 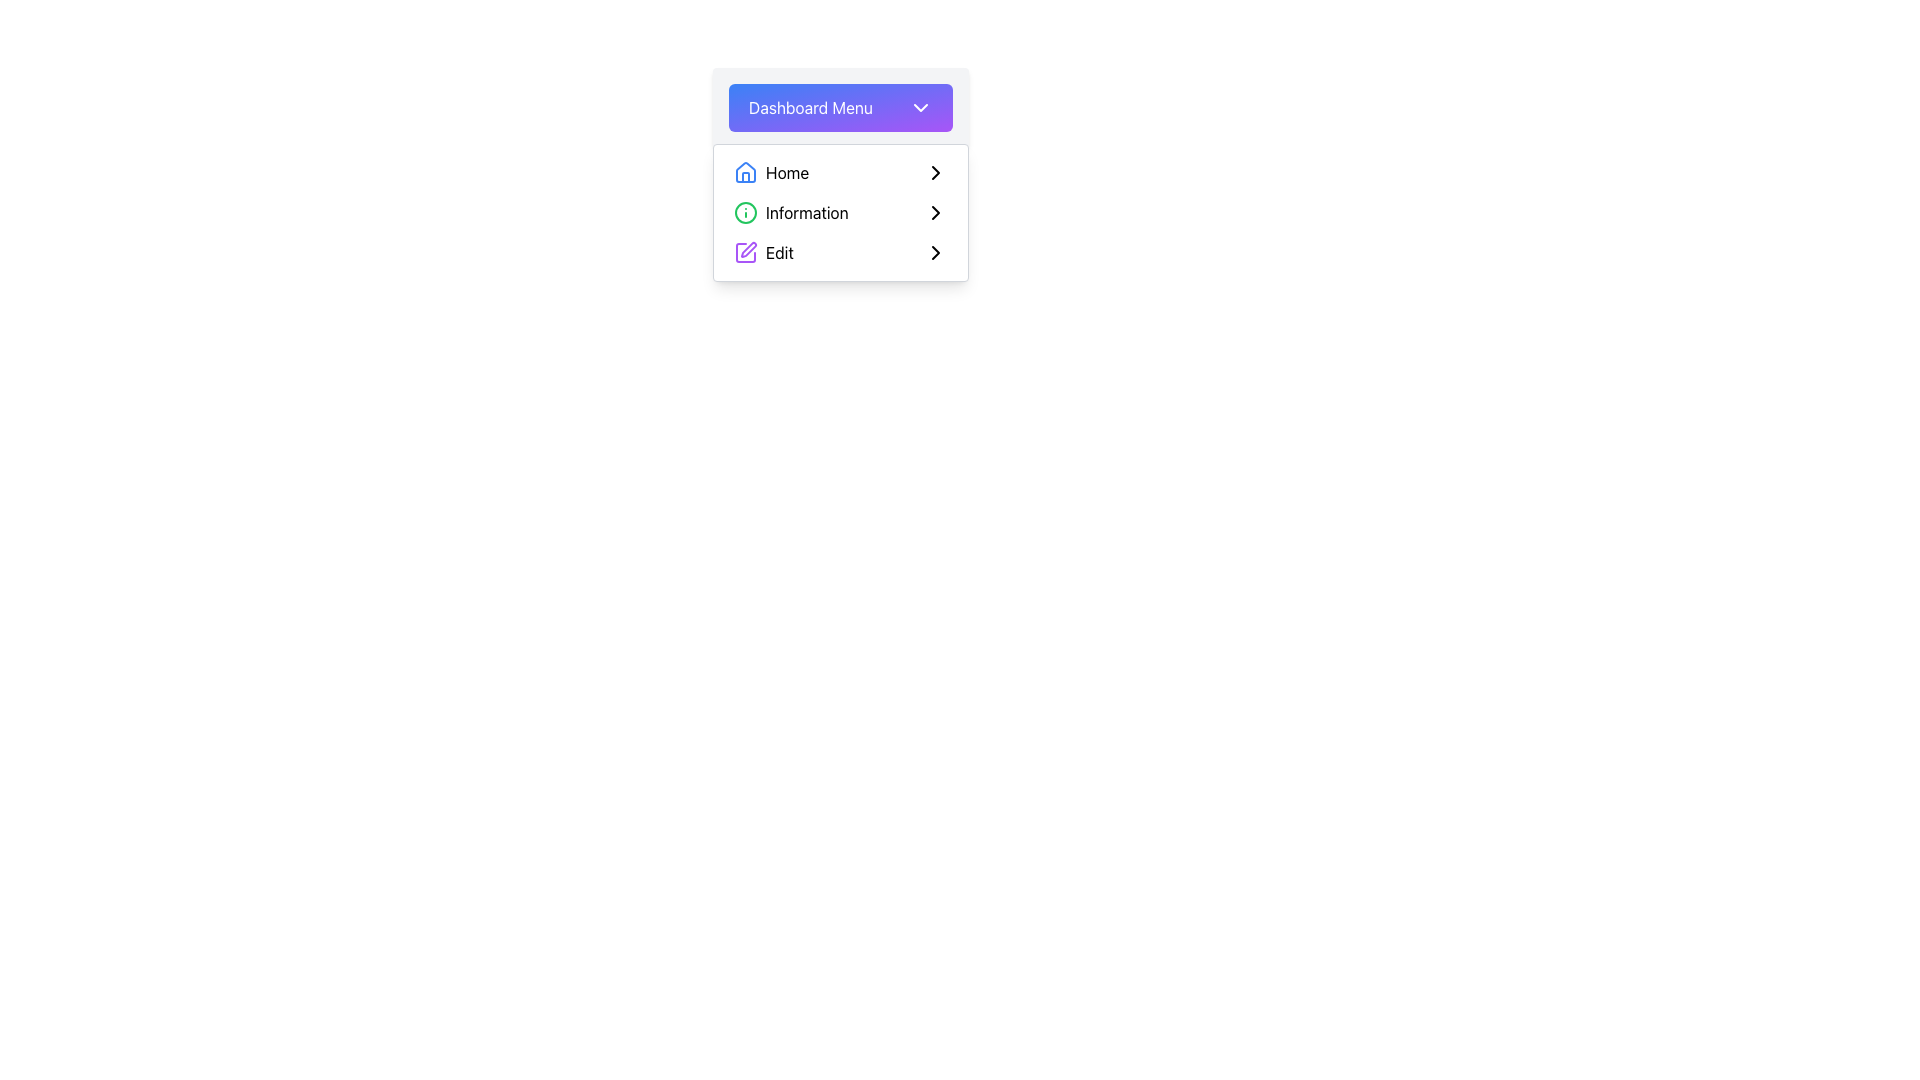 I want to click on the right chevron icon within the 'Information' menu item, which indicates navigation or expansion options, so click(x=935, y=212).